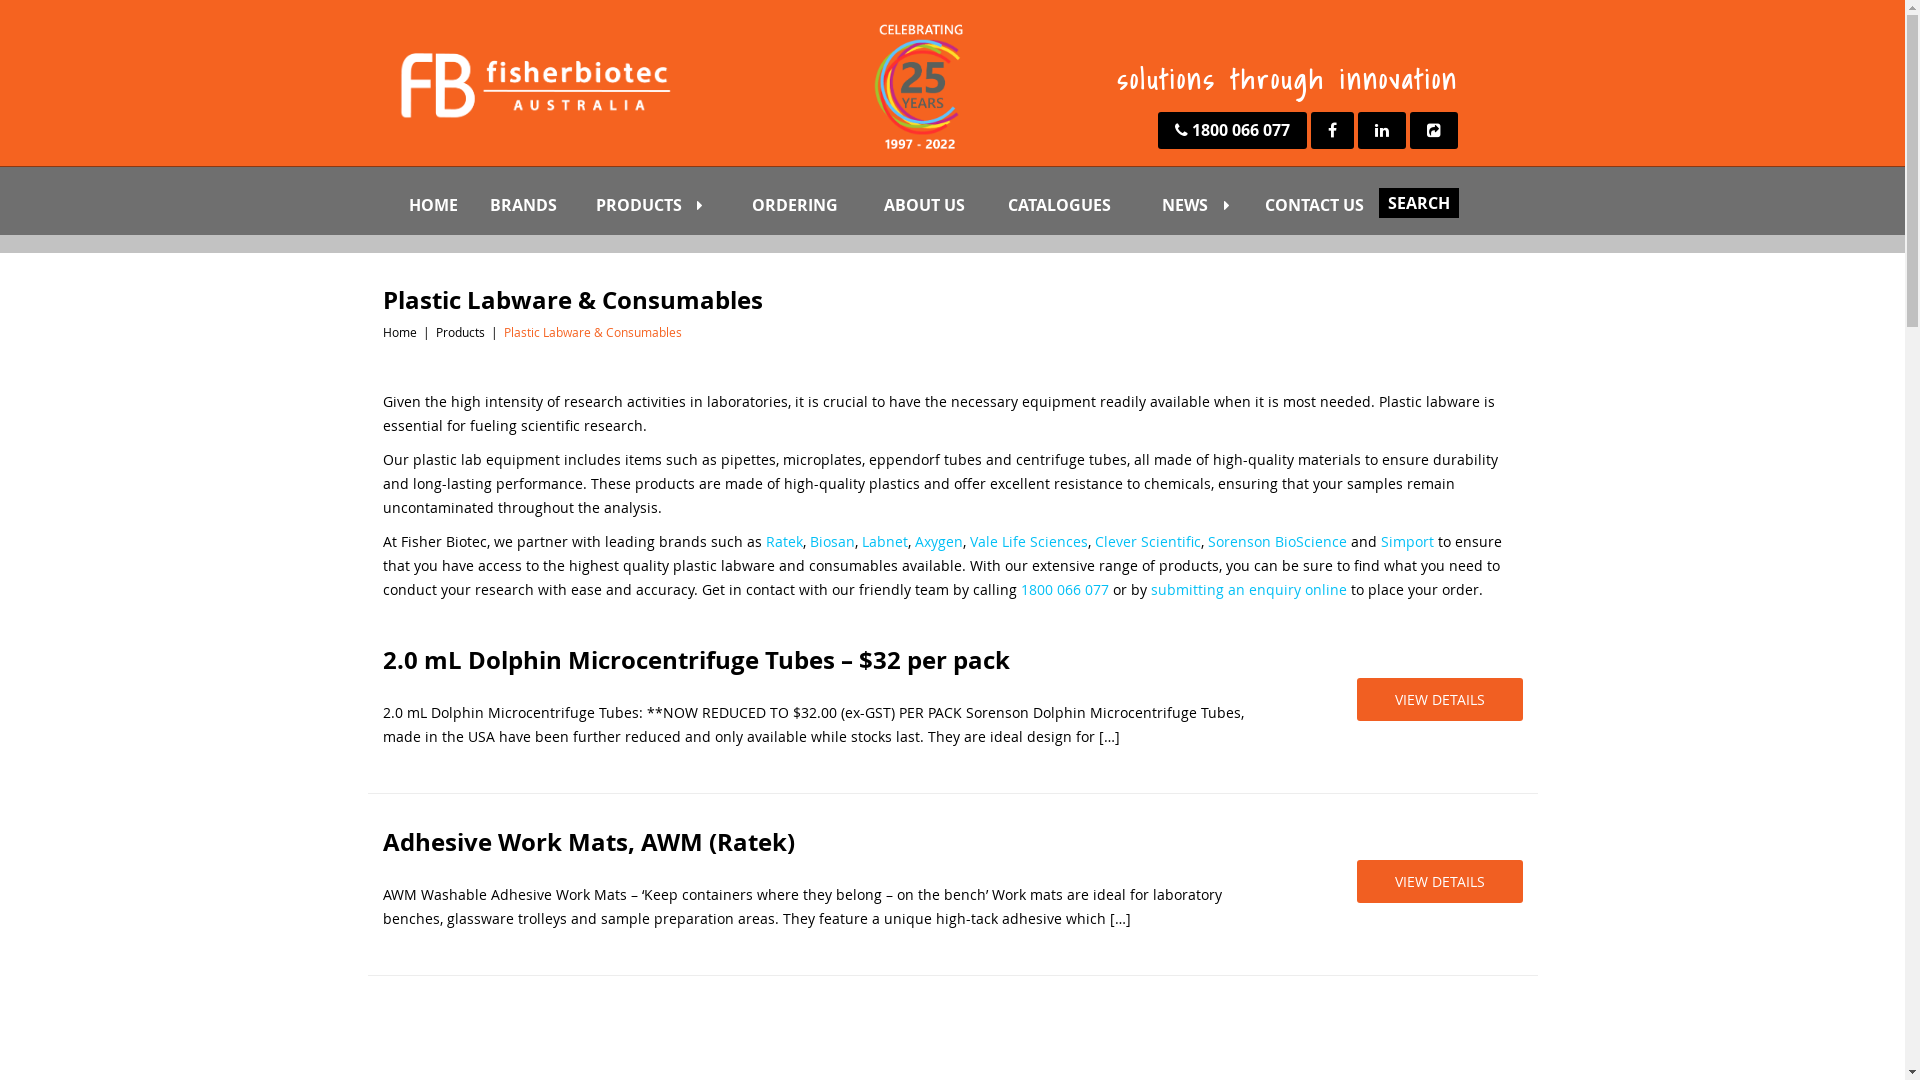  I want to click on 'CONTACT US', so click(1333, 204).